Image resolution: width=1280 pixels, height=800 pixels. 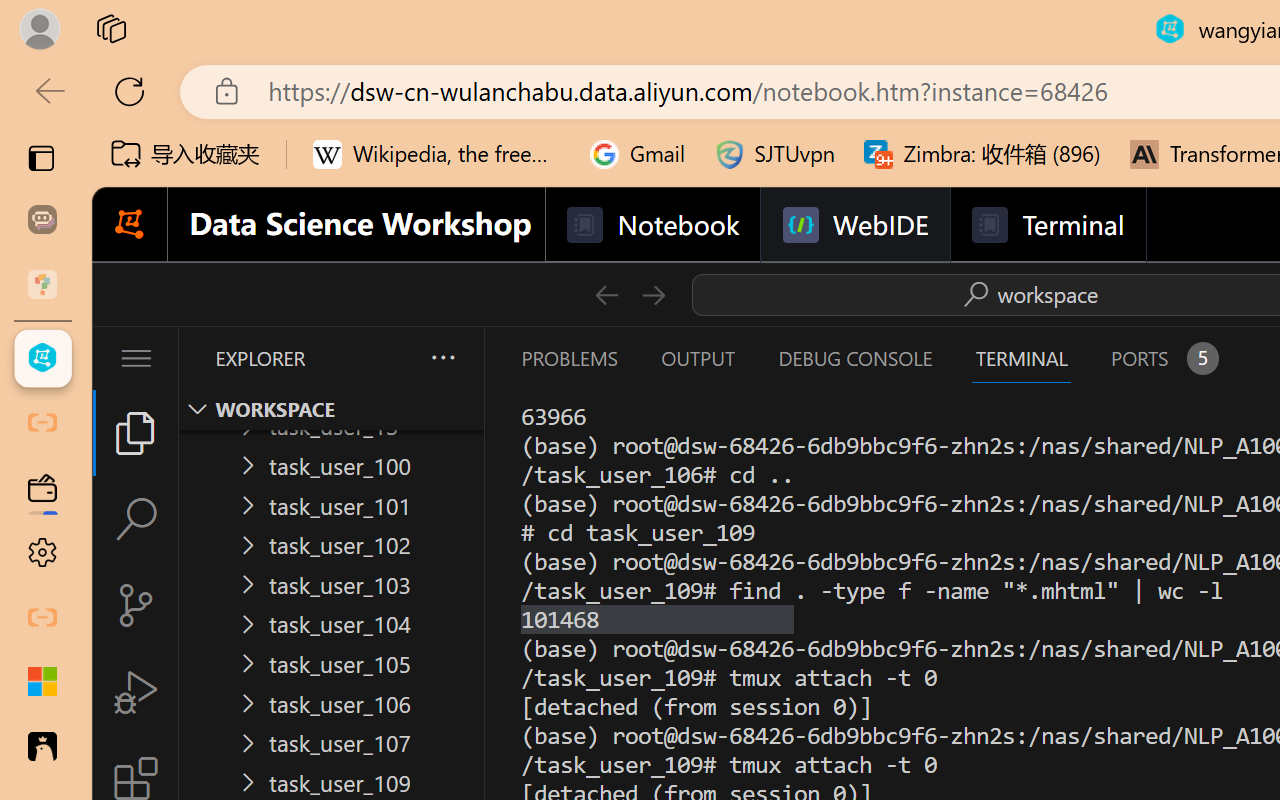 I want to click on 'Output (Ctrl+Shift+U)', so click(x=696, y=358).